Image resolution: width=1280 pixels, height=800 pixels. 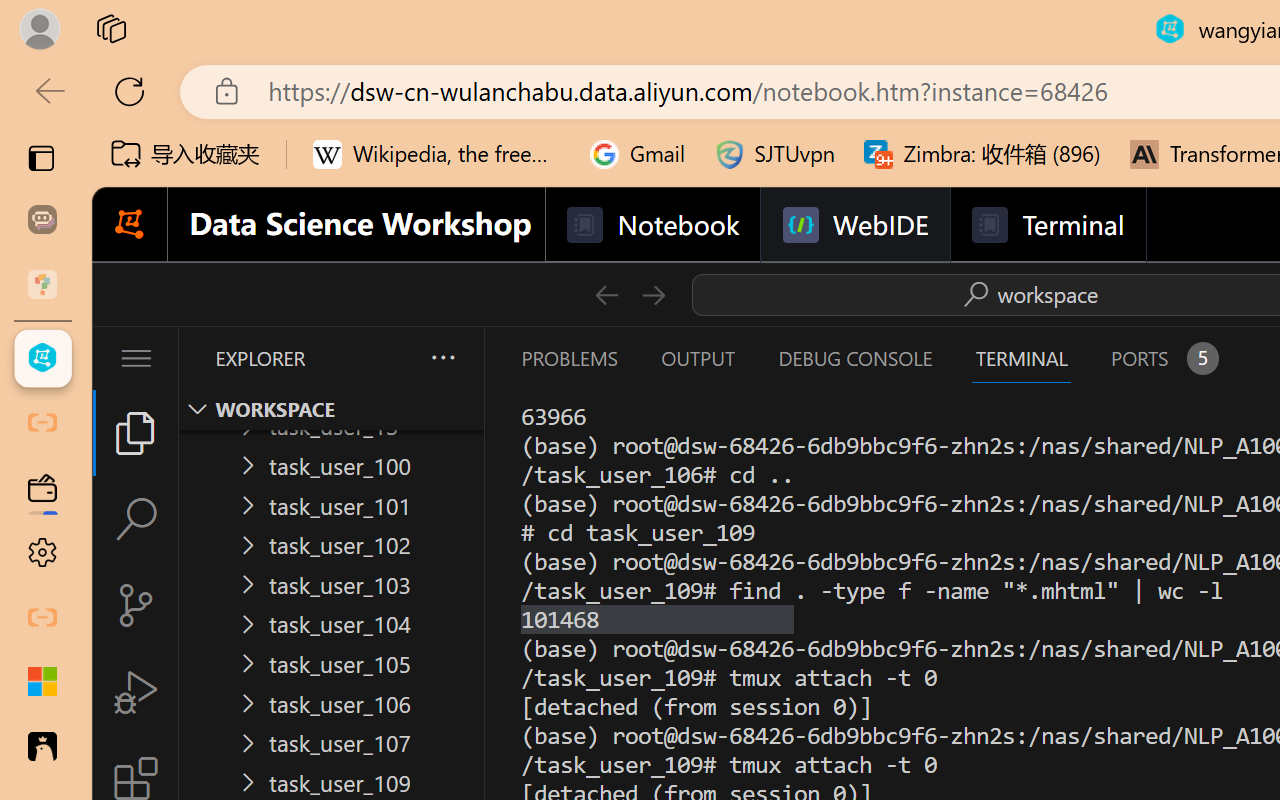 I want to click on 'Output (Ctrl+Shift+U)', so click(x=696, y=358).